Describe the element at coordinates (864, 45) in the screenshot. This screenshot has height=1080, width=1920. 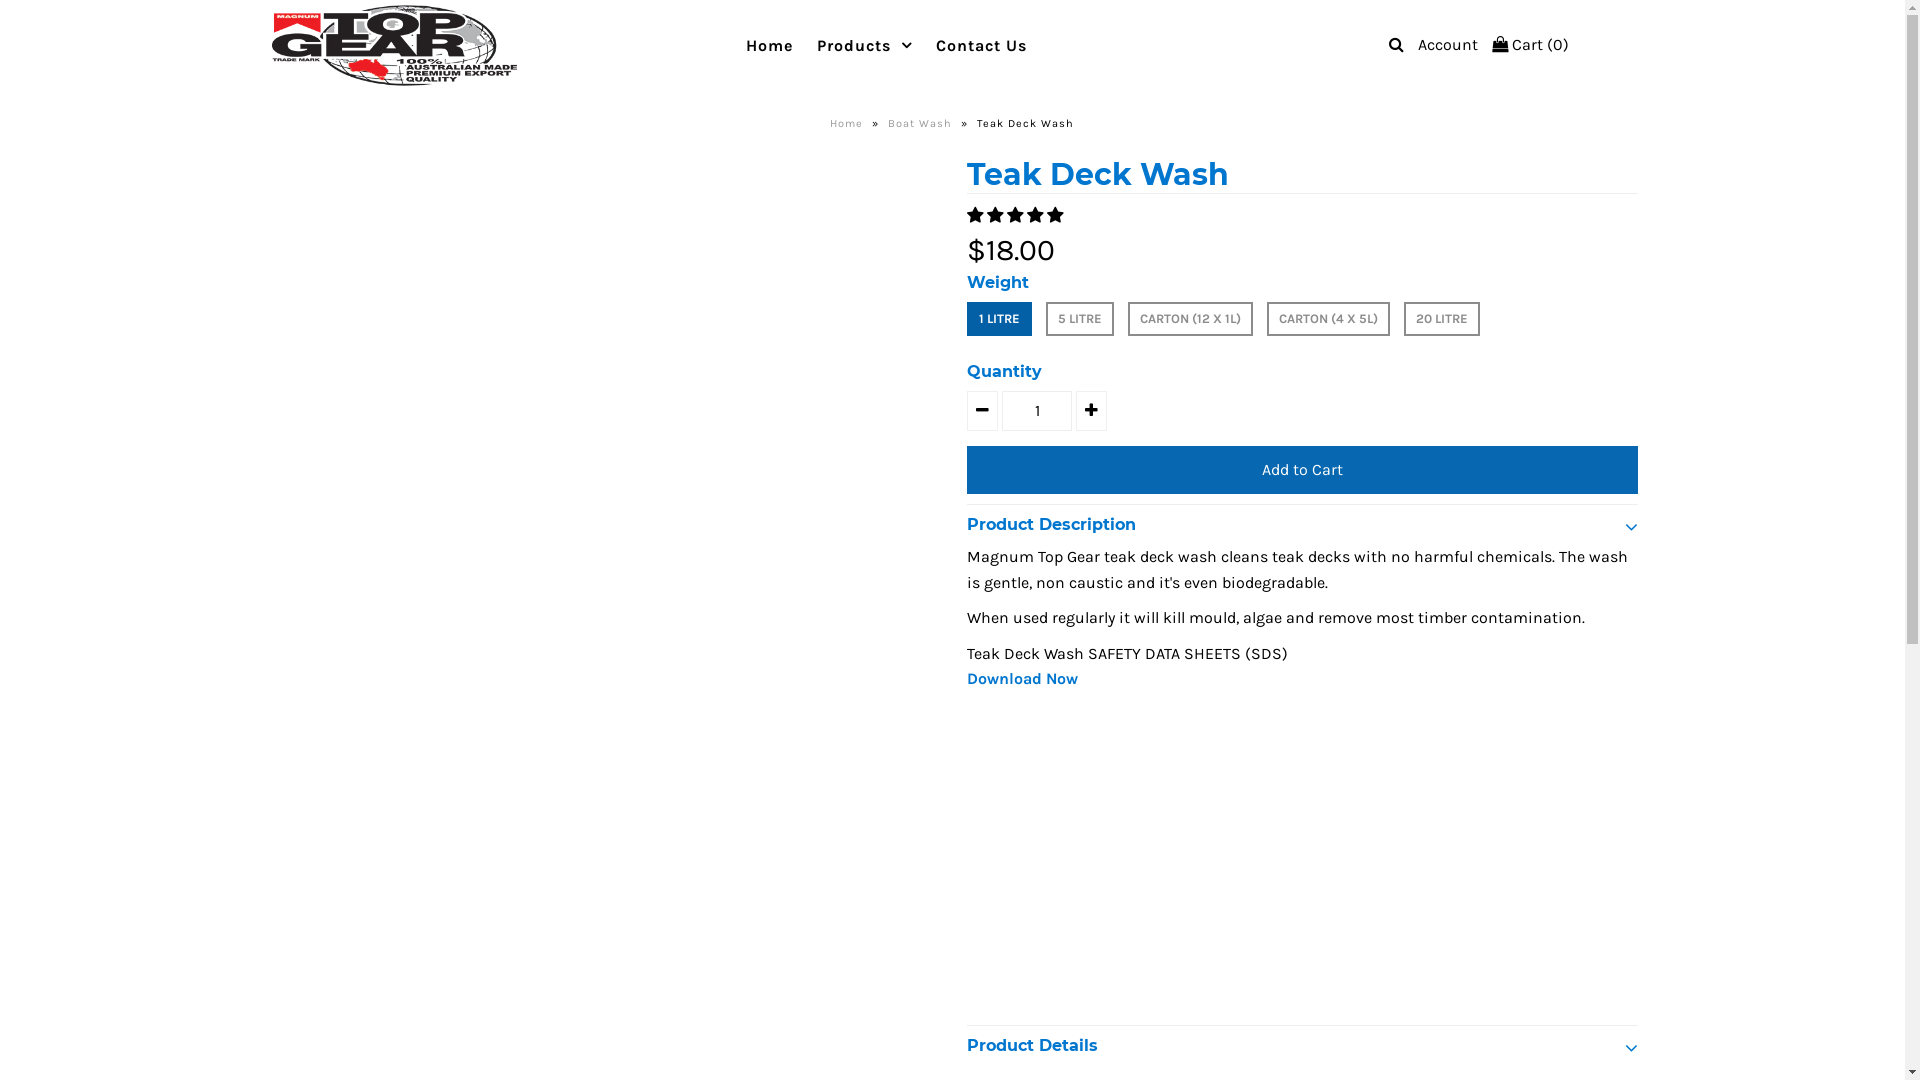
I see `'Products'` at that location.